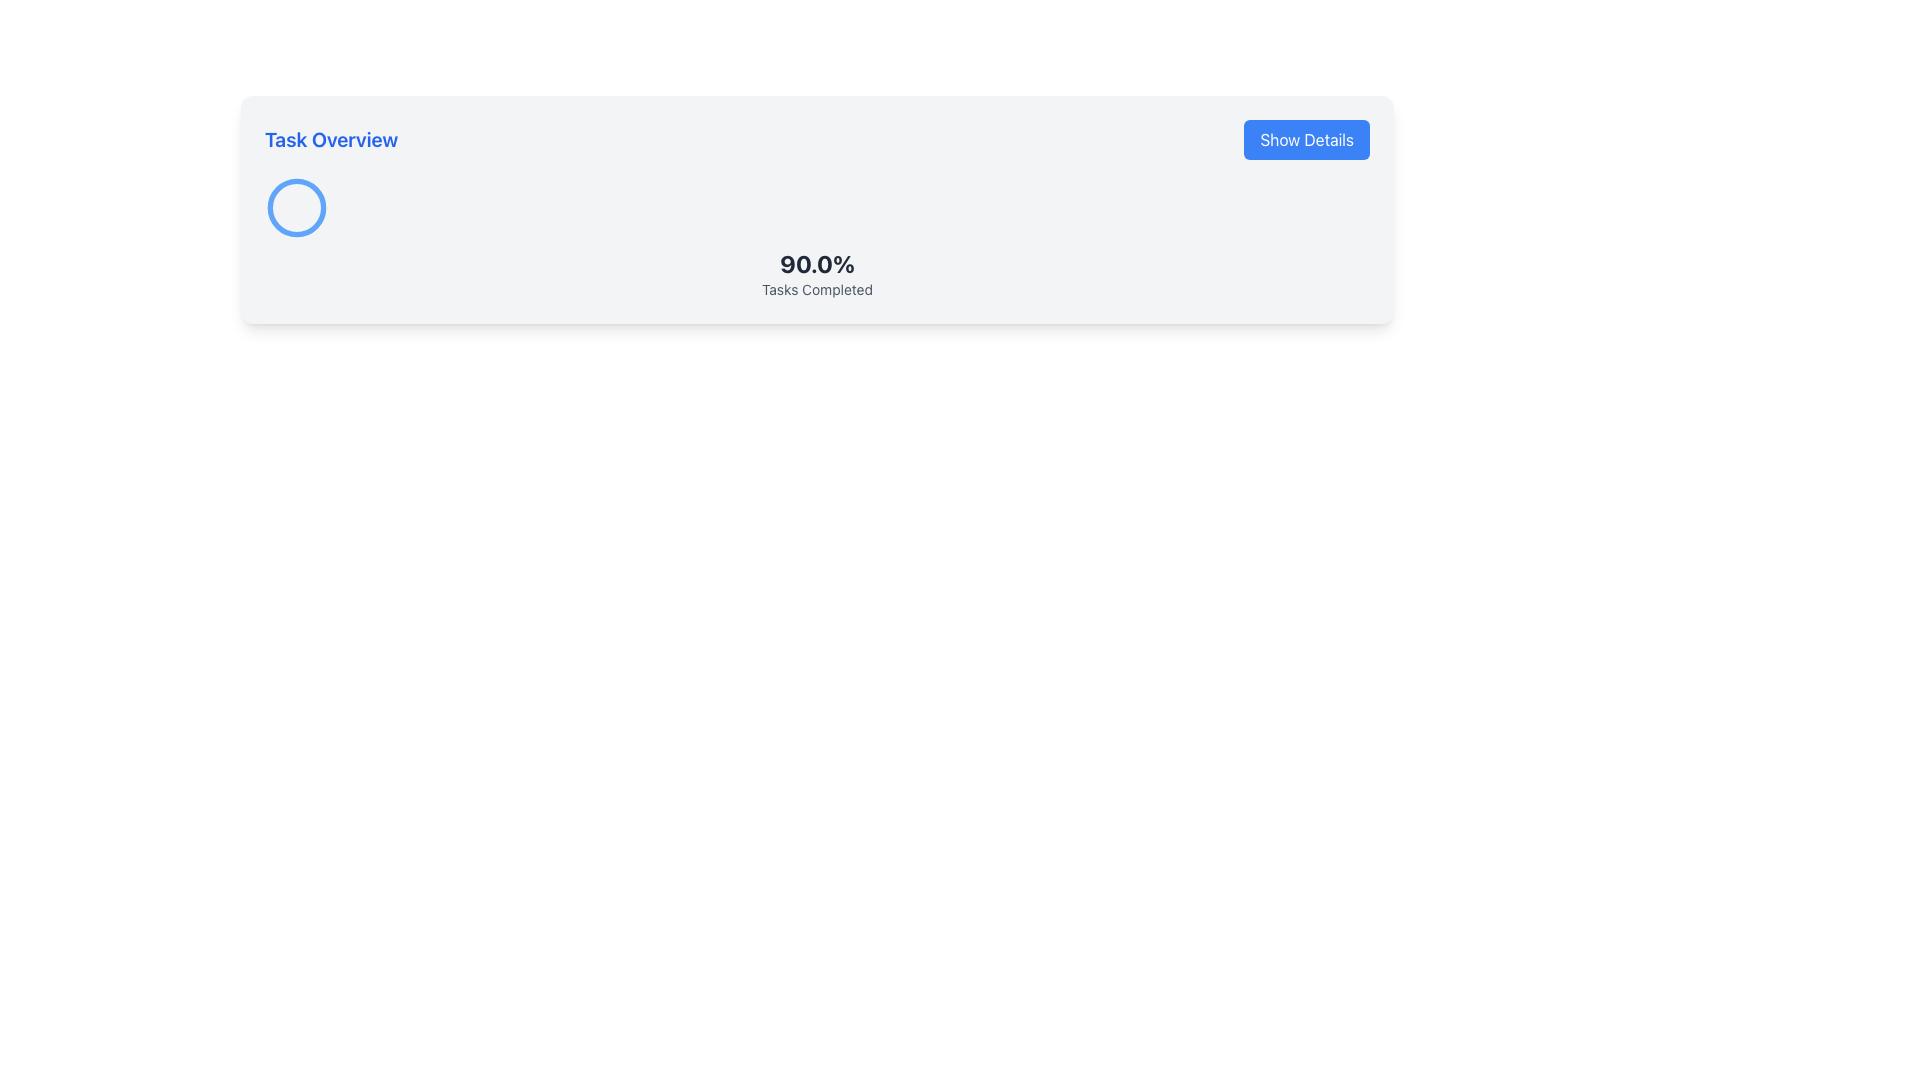 The width and height of the screenshot is (1920, 1080). What do you see at coordinates (1307, 138) in the screenshot?
I see `the button located in the top-right corner of the 'Task Overview' section` at bounding box center [1307, 138].